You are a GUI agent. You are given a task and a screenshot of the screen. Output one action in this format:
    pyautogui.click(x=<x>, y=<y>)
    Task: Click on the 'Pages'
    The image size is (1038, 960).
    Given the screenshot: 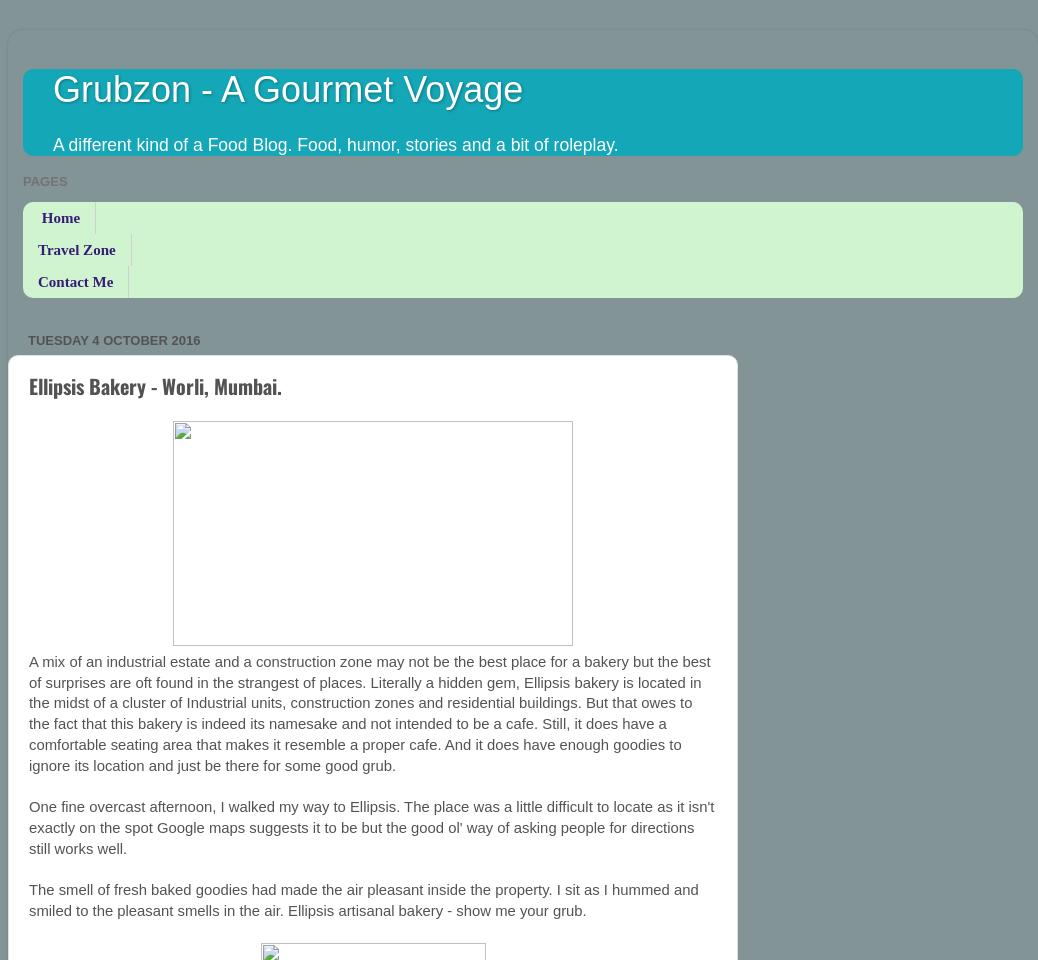 What is the action you would take?
    pyautogui.click(x=22, y=179)
    